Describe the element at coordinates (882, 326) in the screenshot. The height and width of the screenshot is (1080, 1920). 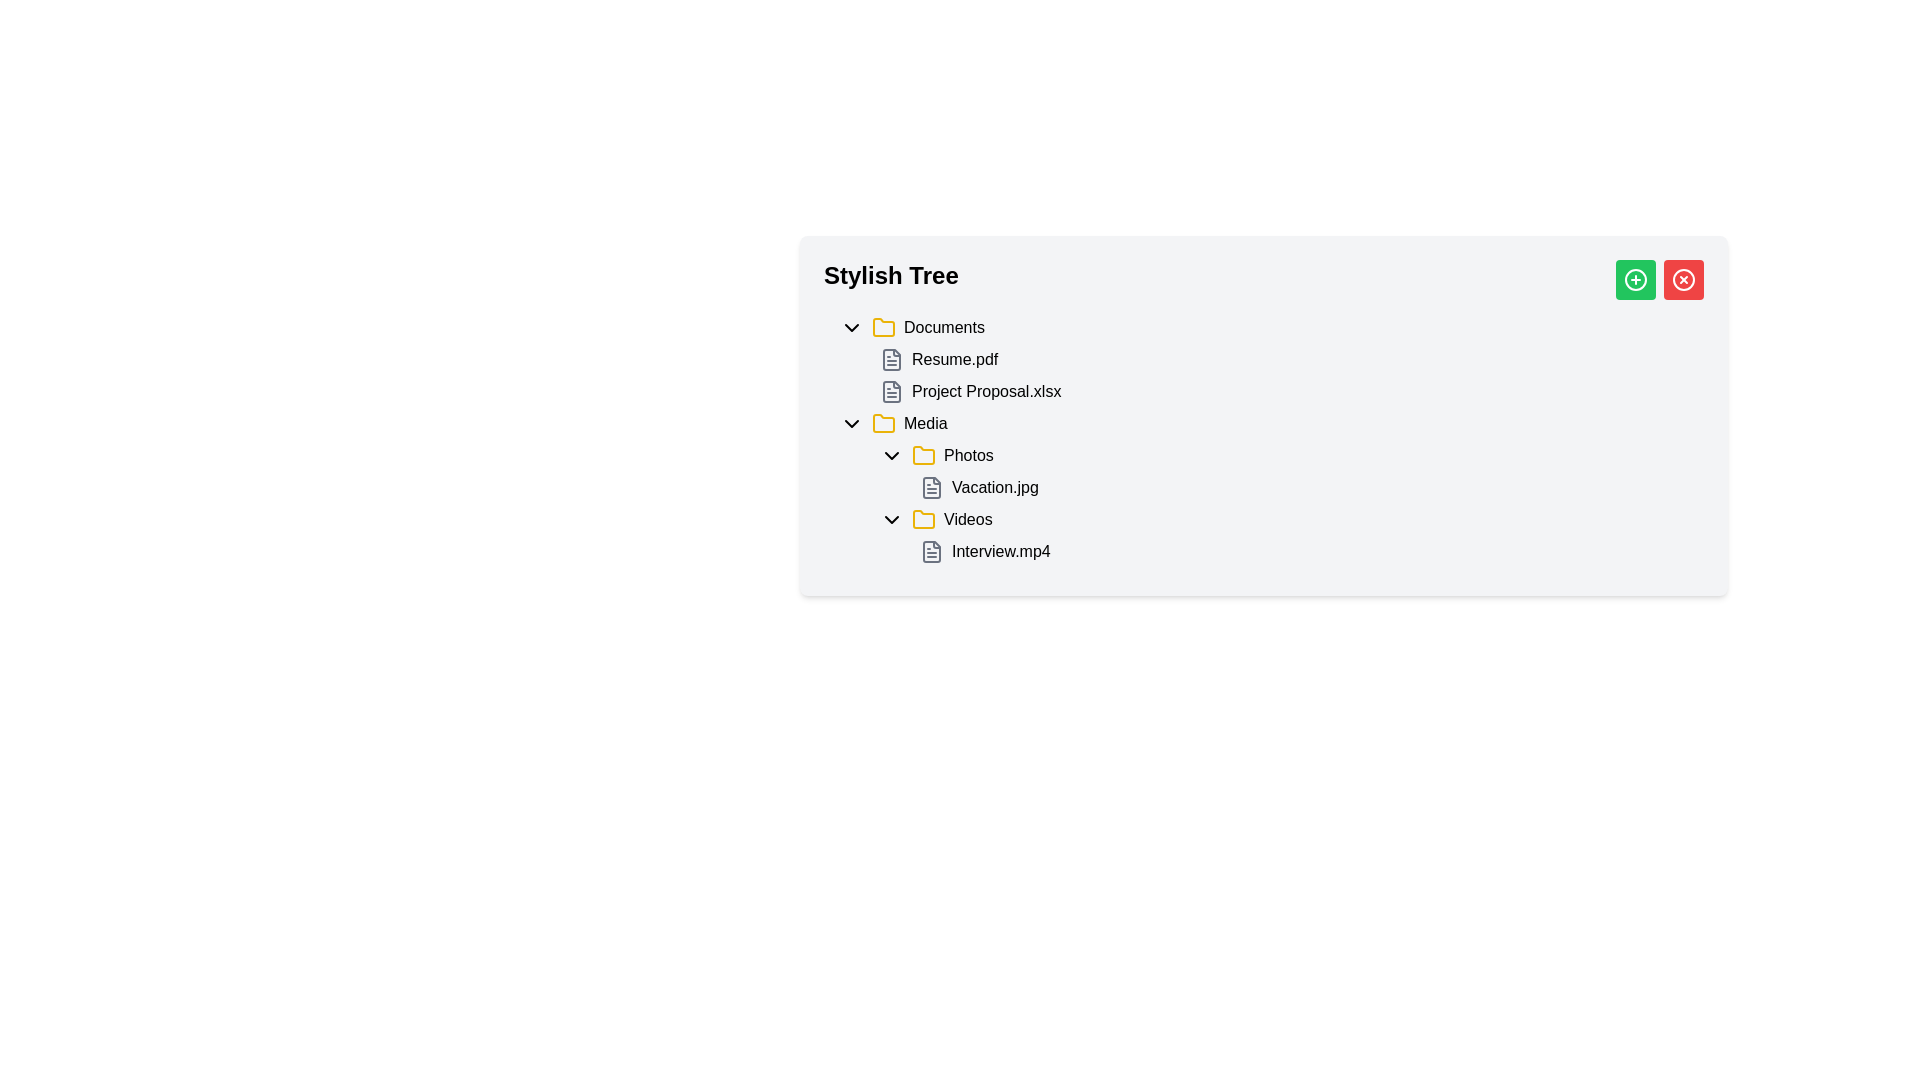
I see `the graphical folder icon representing the 'Media' folder in the navigational tree structure` at that location.